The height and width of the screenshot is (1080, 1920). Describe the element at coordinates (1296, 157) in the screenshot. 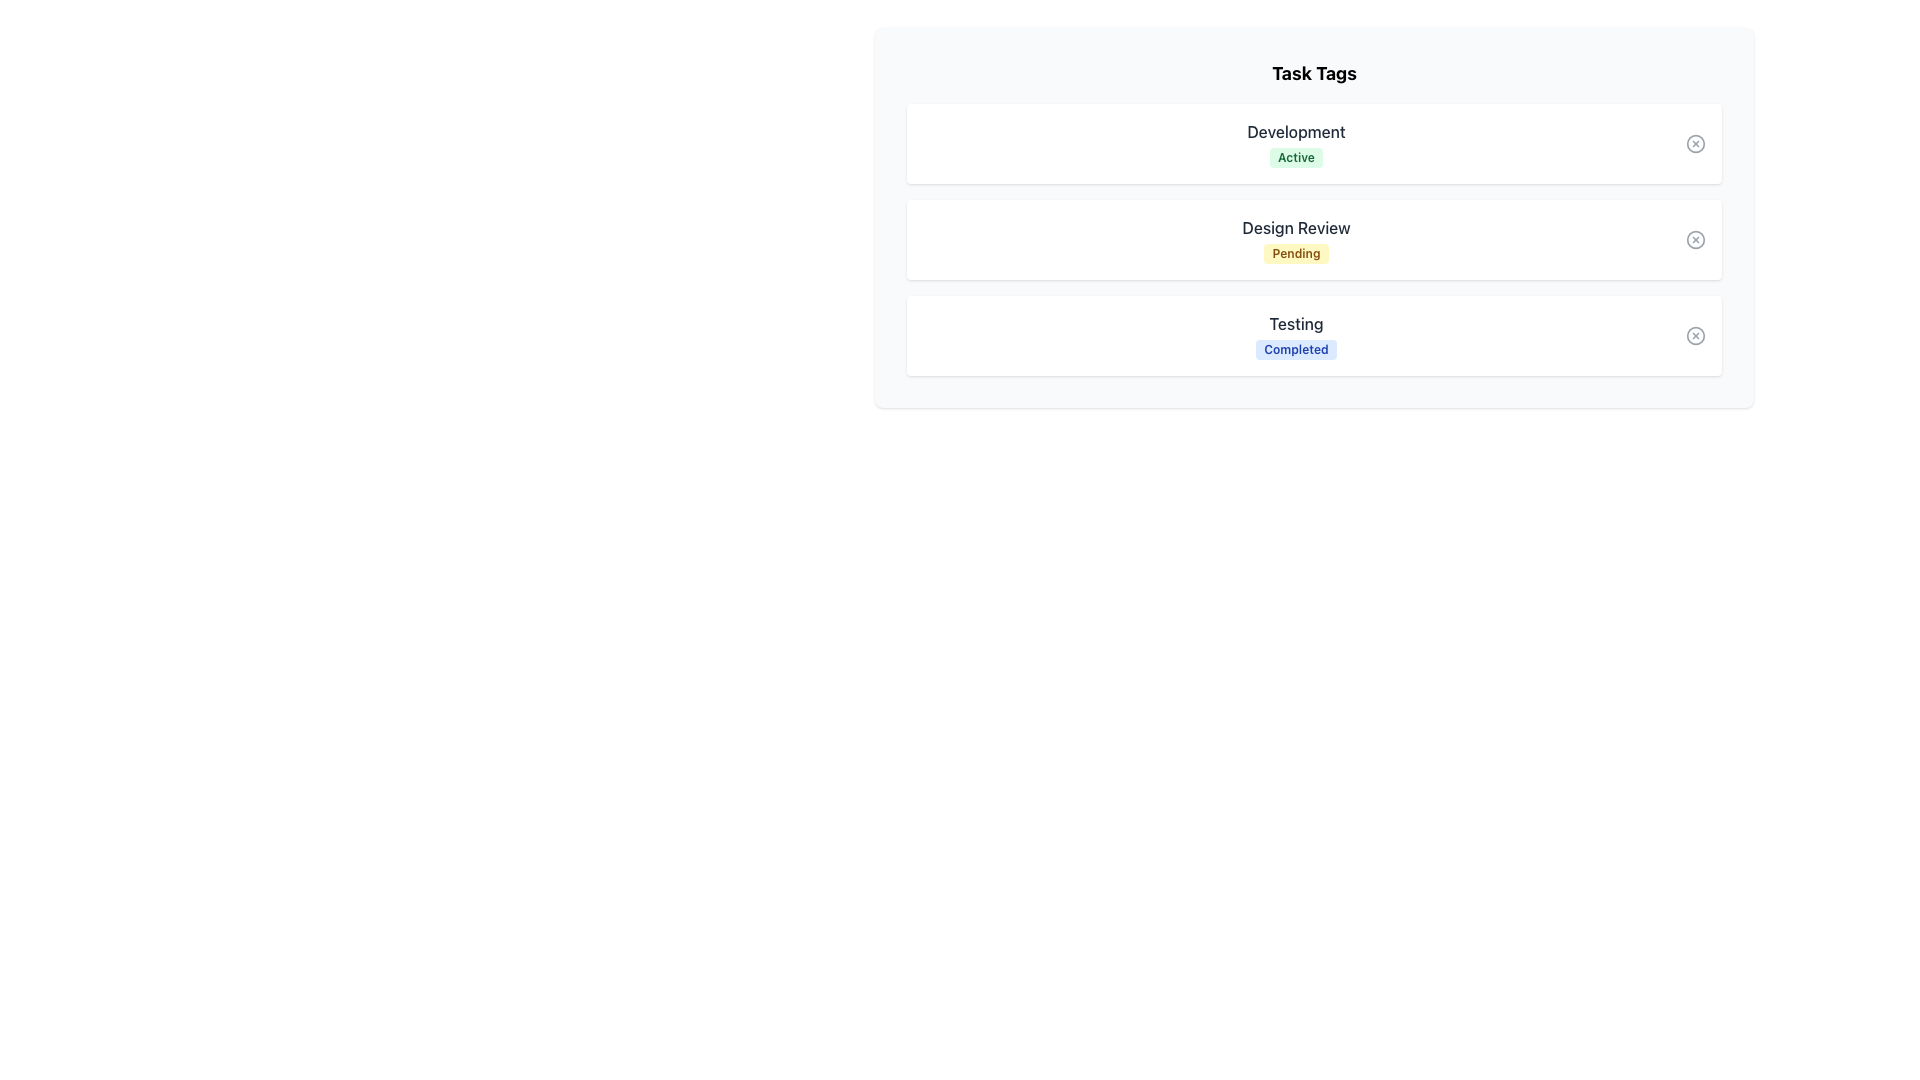

I see `the small rectangular label with the text 'Active', which has a light green background and dark green text, located to the right of 'Development' in the task list interface` at that location.